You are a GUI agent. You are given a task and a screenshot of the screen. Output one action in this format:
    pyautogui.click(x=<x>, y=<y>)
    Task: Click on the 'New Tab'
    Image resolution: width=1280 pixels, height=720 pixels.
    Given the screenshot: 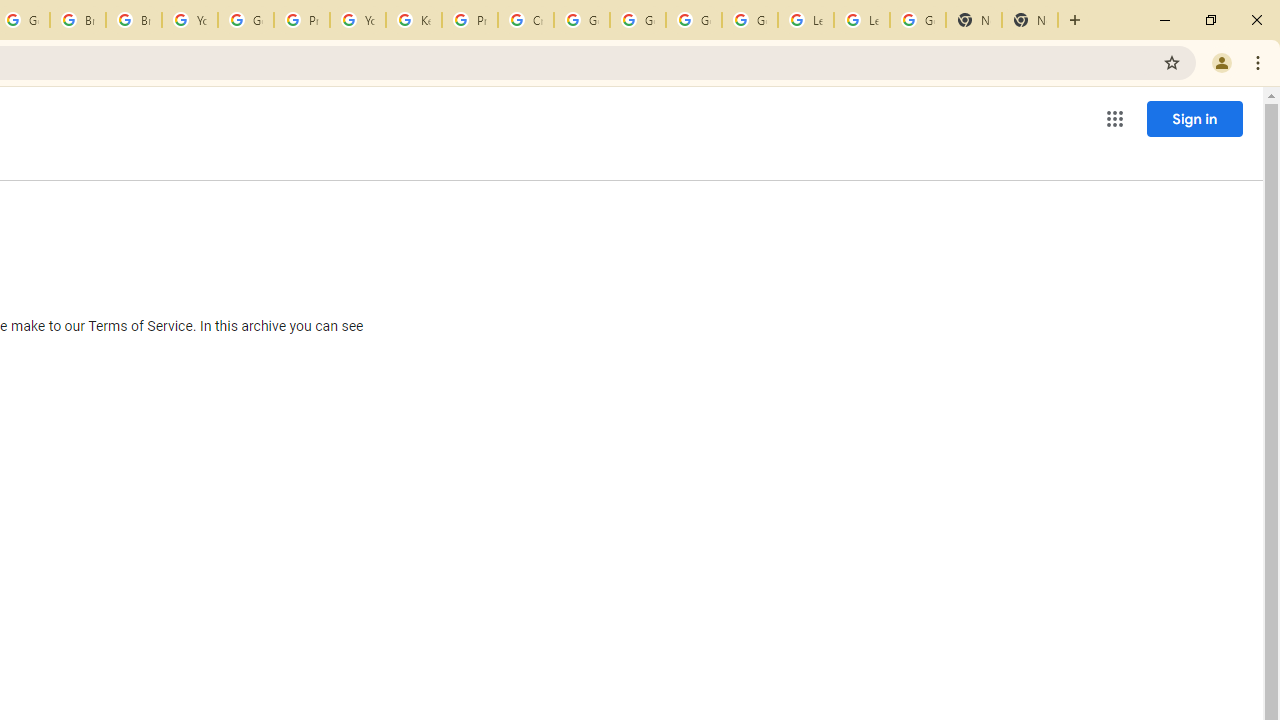 What is the action you would take?
    pyautogui.click(x=974, y=20)
    